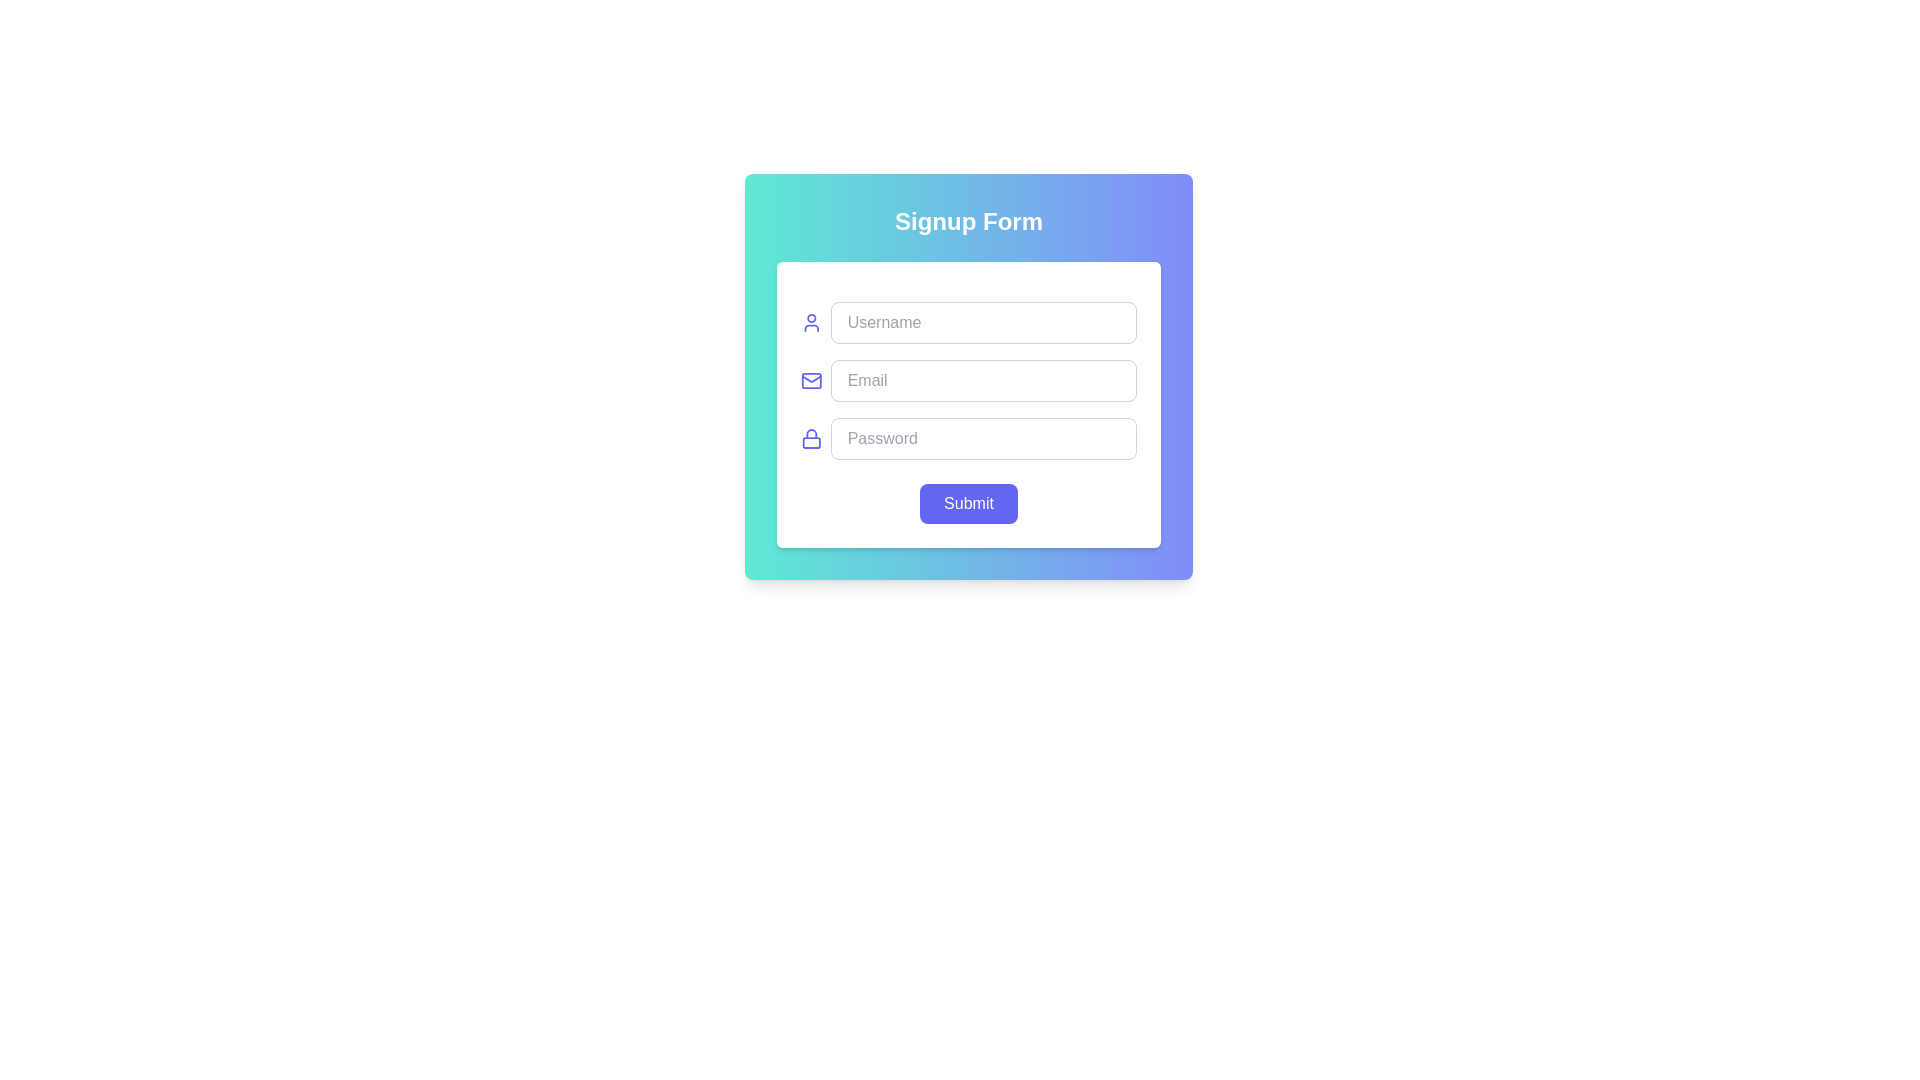  Describe the element at coordinates (811, 438) in the screenshot. I see `the security icon located to the left of the password input field, indicating functionality related to confidentiality` at that location.